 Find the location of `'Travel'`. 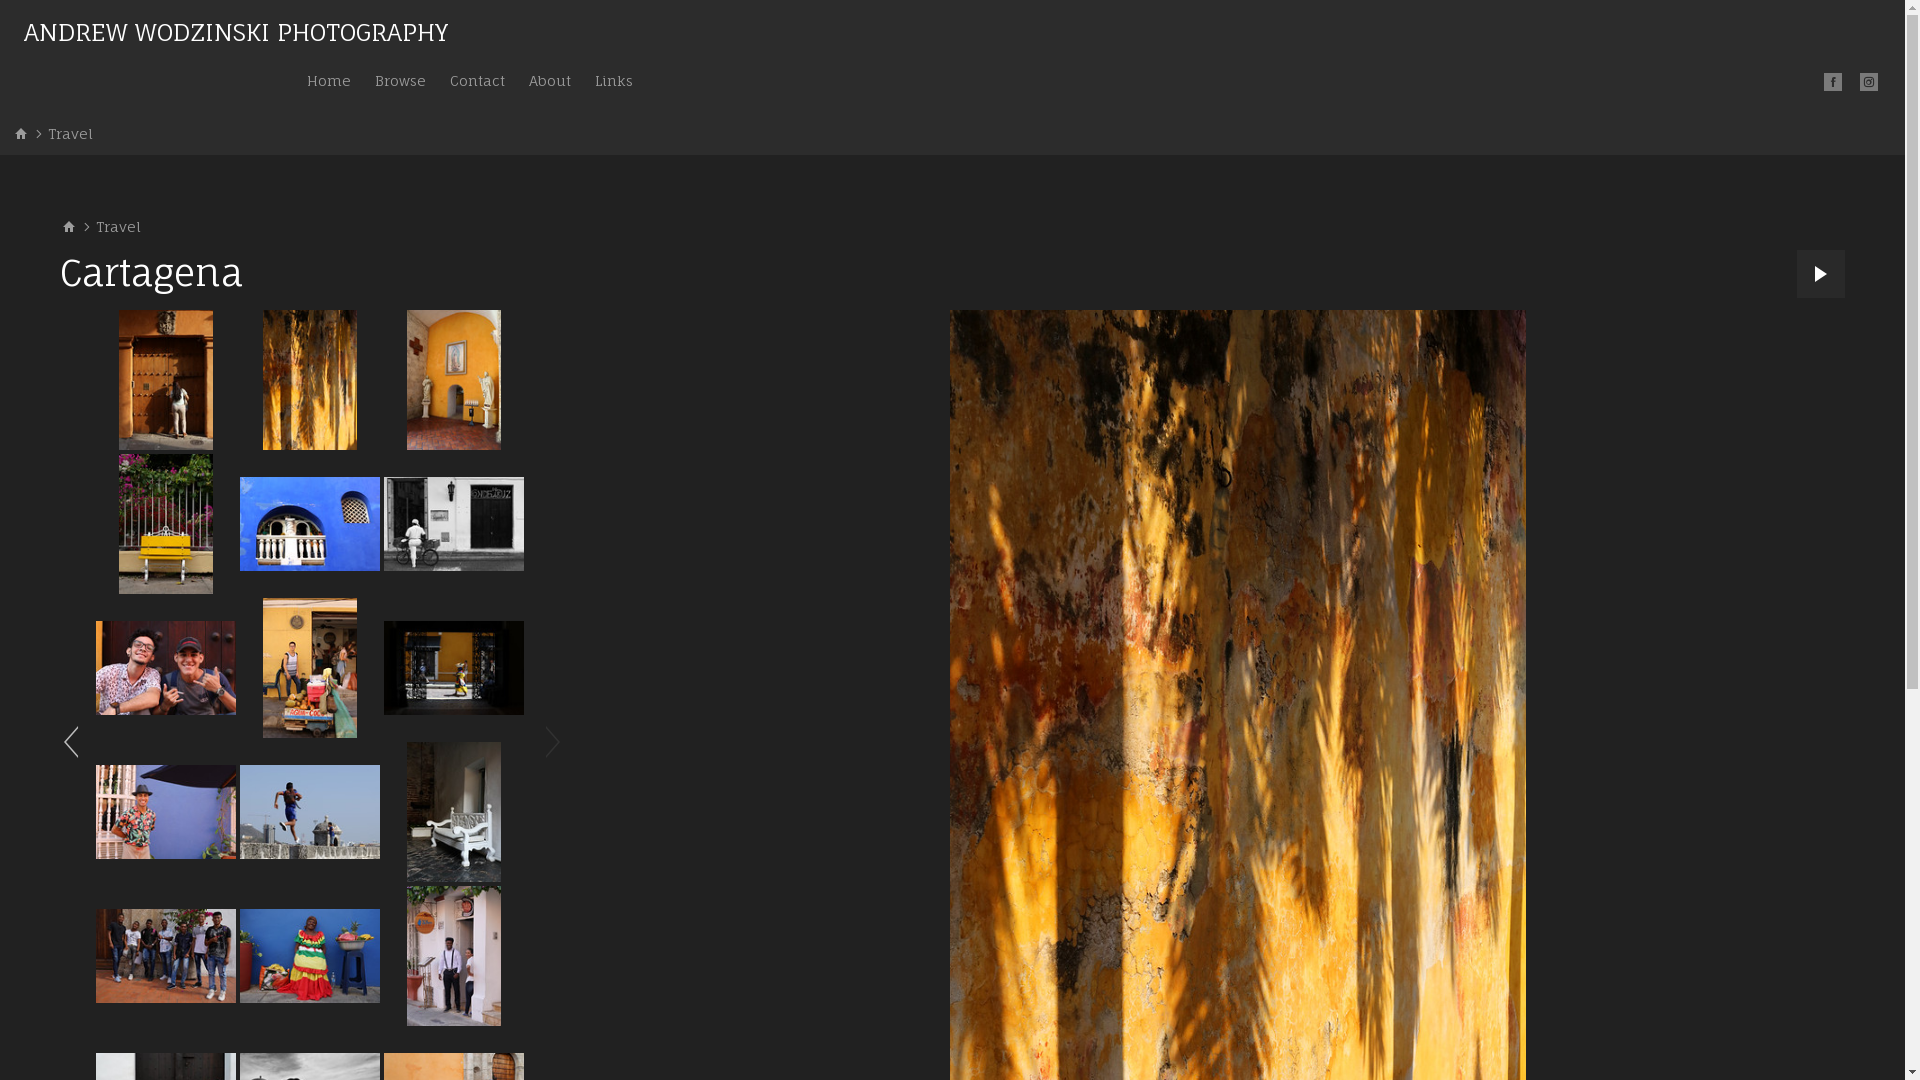

'Travel' is located at coordinates (70, 133).